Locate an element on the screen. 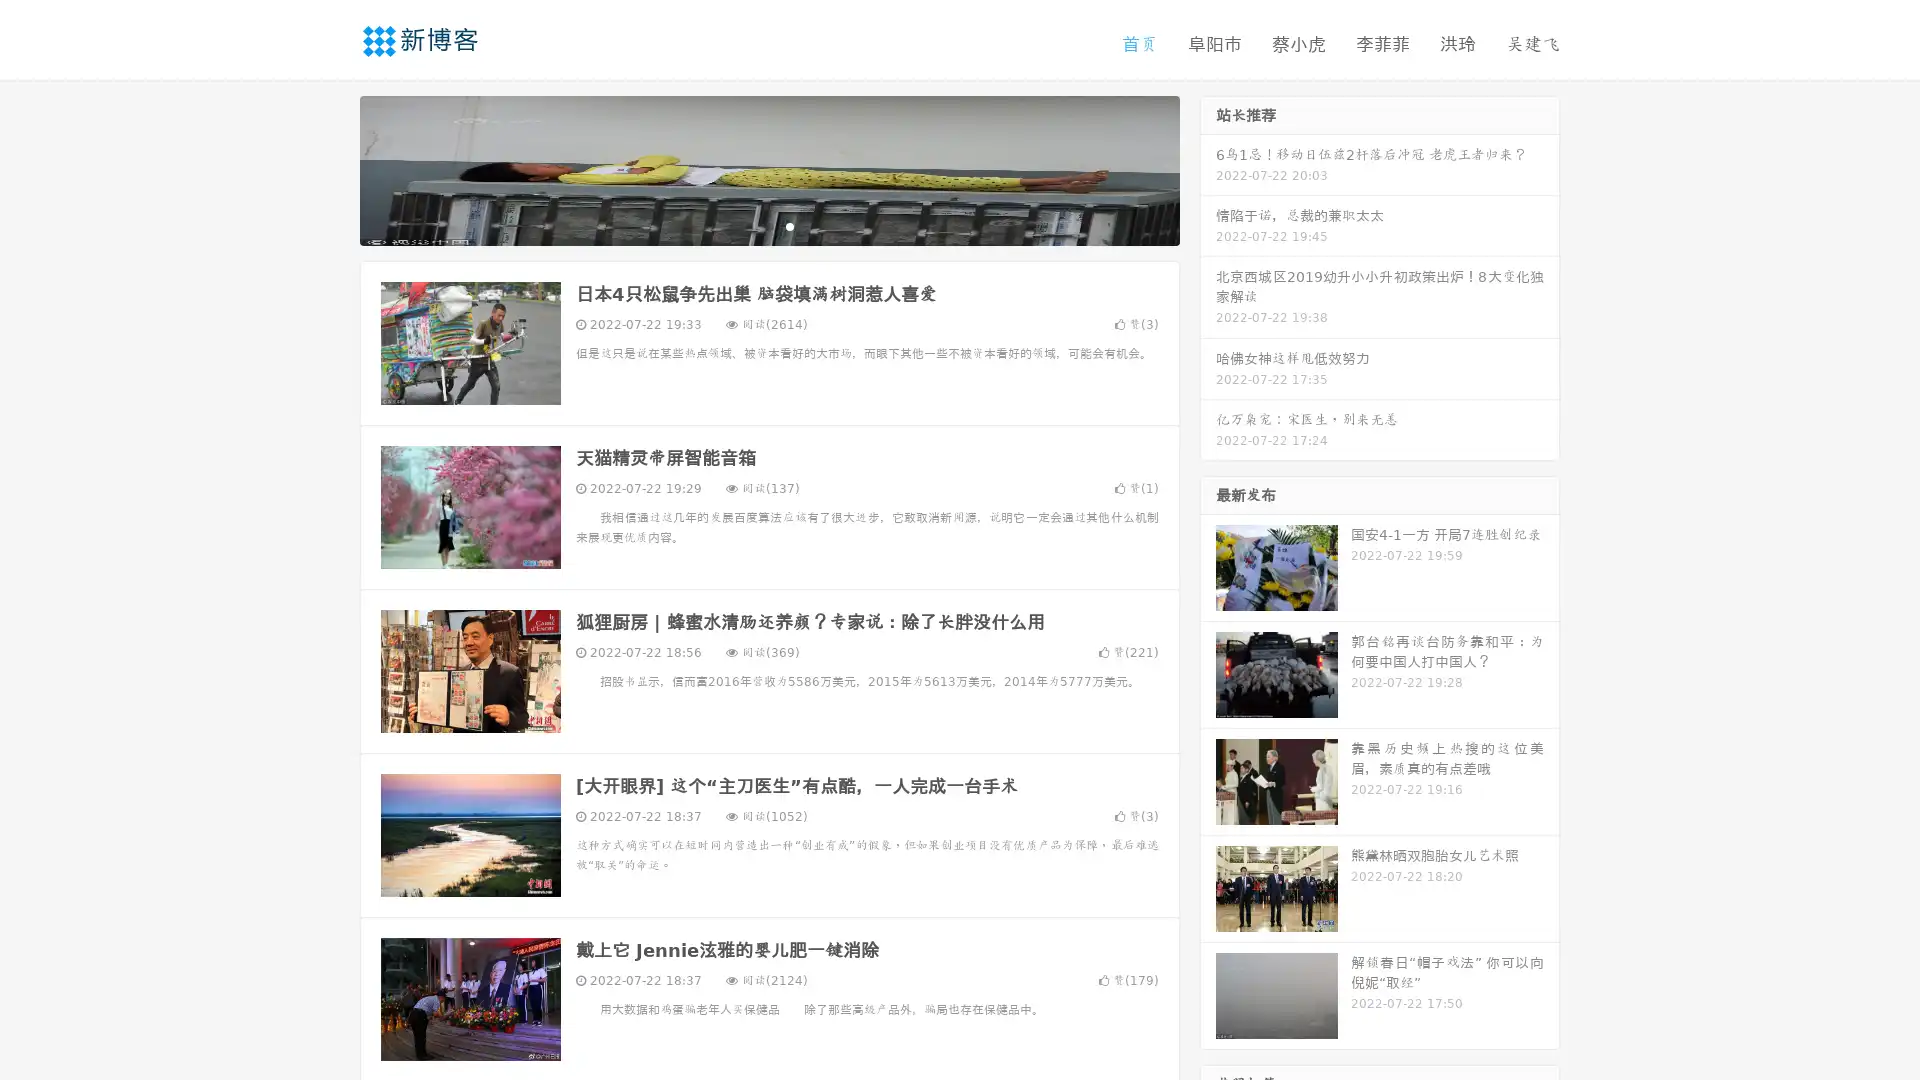 This screenshot has width=1920, height=1080. Go to slide 2 is located at coordinates (768, 225).